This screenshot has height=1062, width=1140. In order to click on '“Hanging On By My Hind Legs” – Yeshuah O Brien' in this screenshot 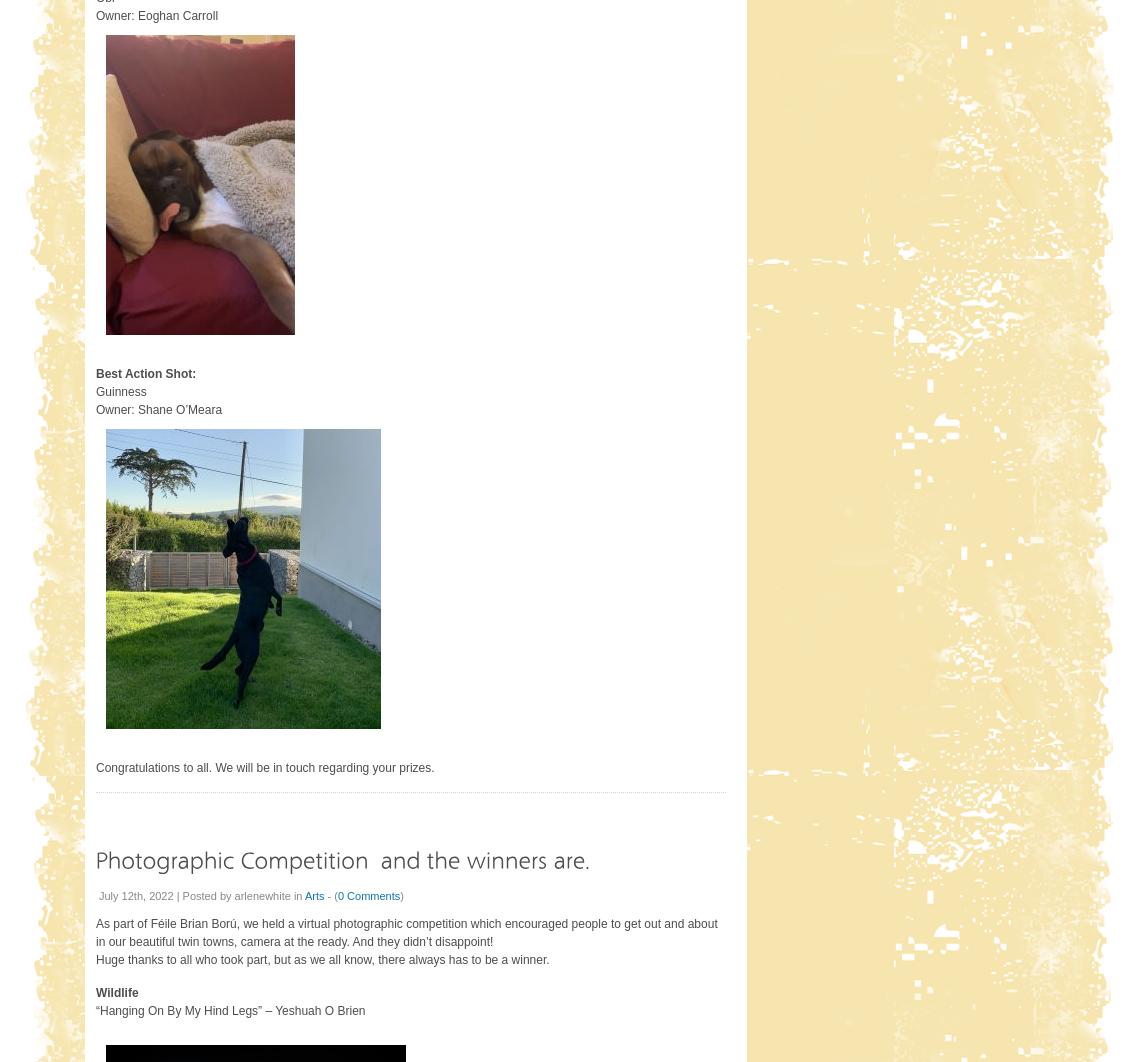, I will do `click(229, 1010)`.